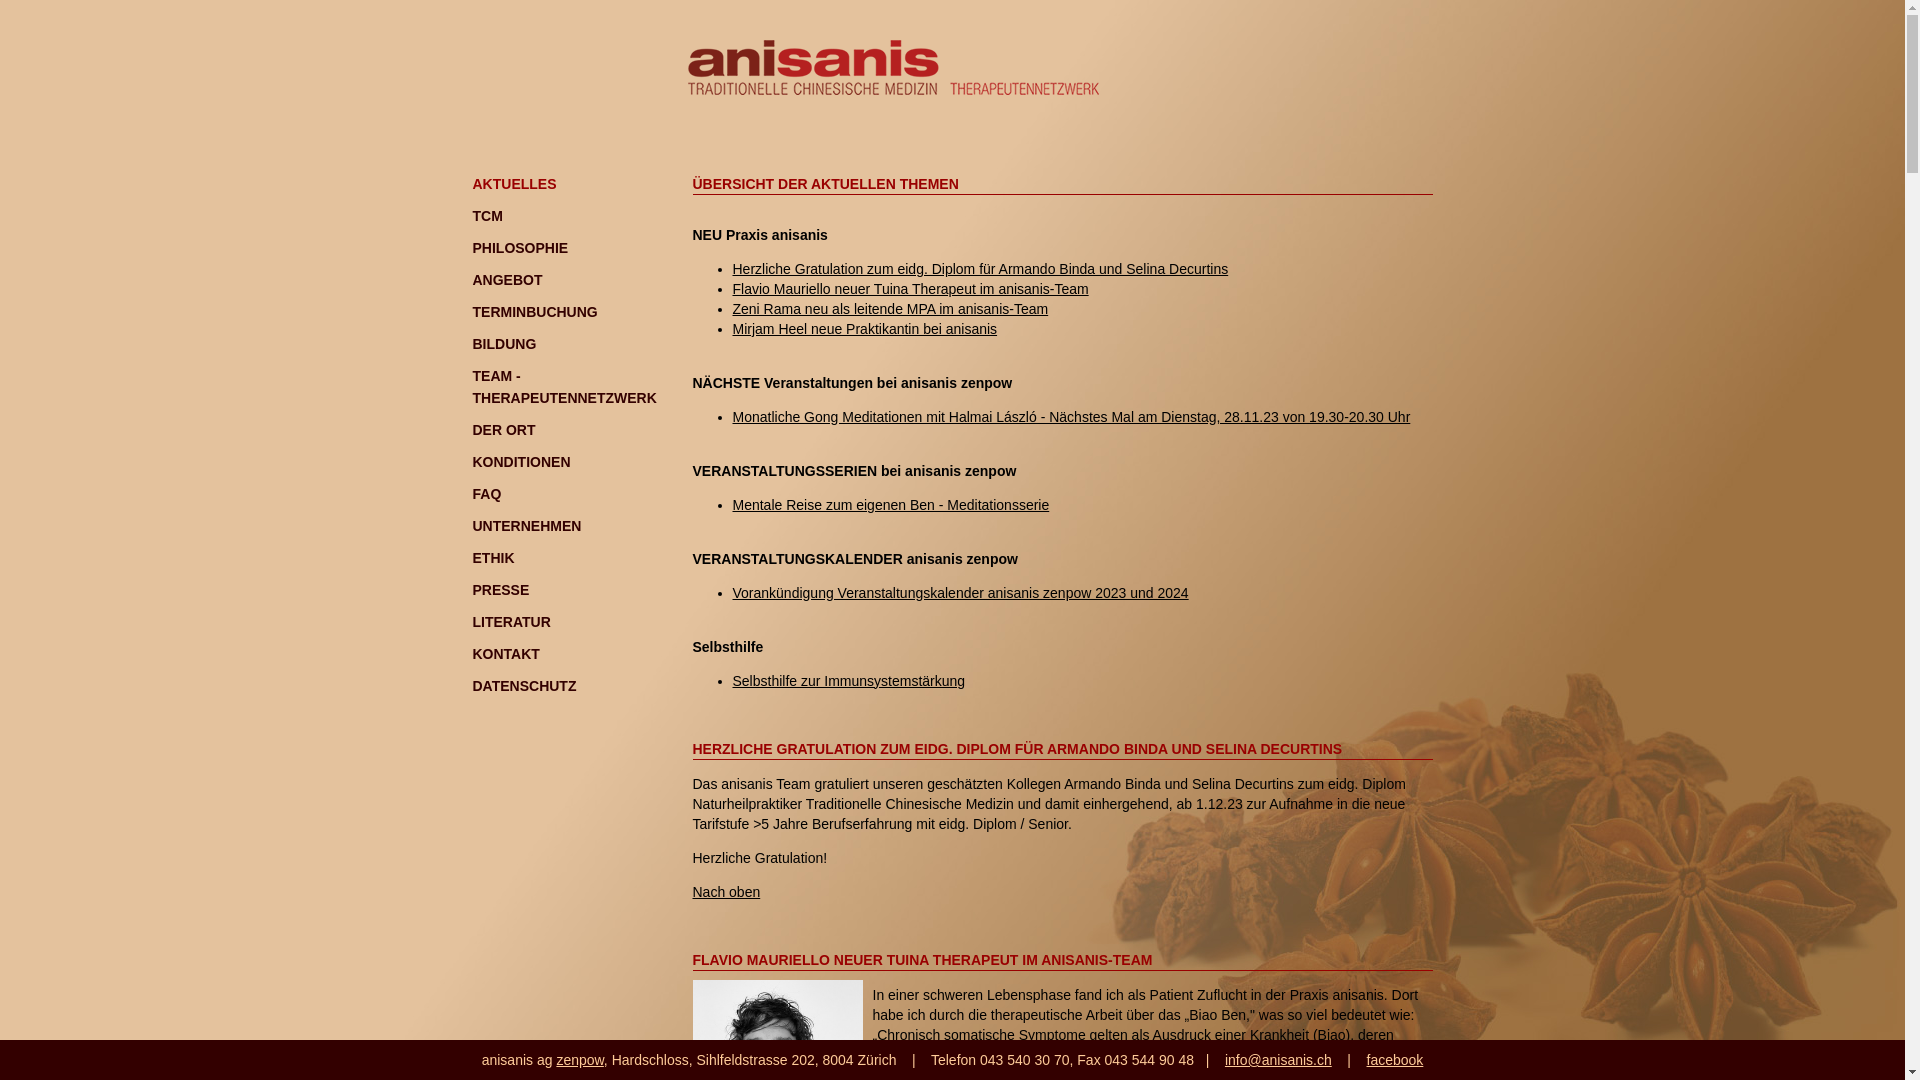 The height and width of the screenshot is (1080, 1920). Describe the element at coordinates (500, 589) in the screenshot. I see `'PRESSE'` at that location.